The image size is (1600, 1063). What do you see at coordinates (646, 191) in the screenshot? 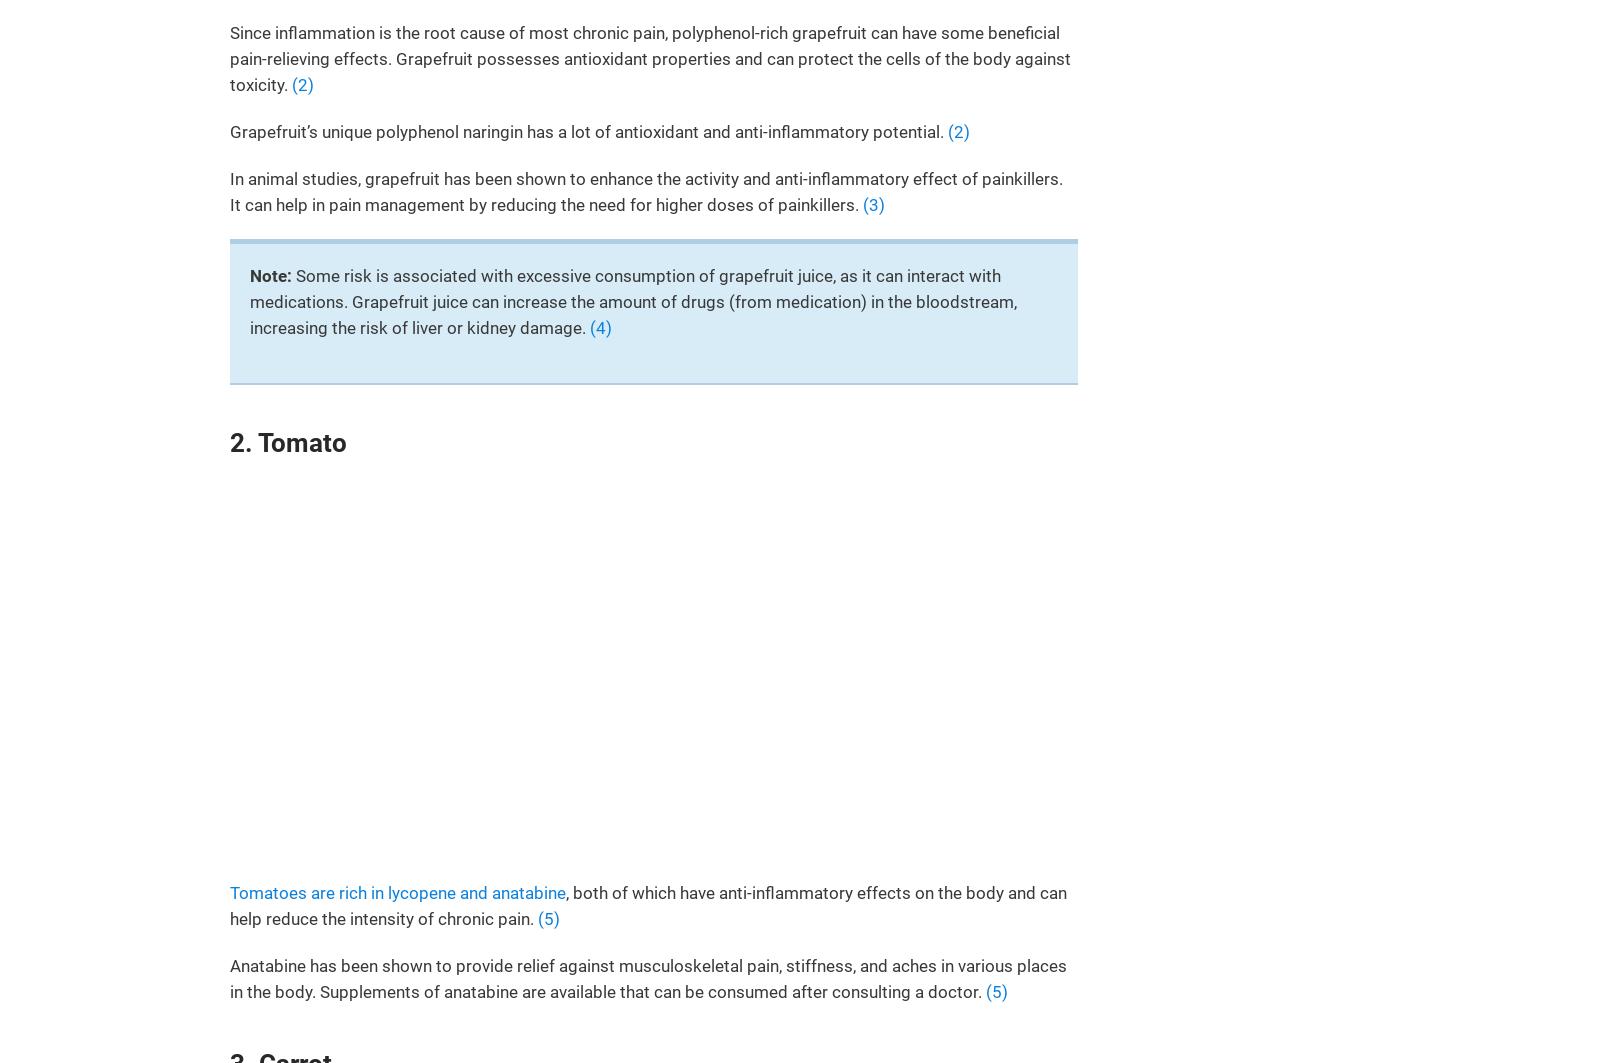
I see `'In animal studies, grapefruit has been shown to enhance the activity and anti-inflammatory effect of painkillers. It can help in pain management by reducing the need for higher doses of painkillers.'` at bounding box center [646, 191].